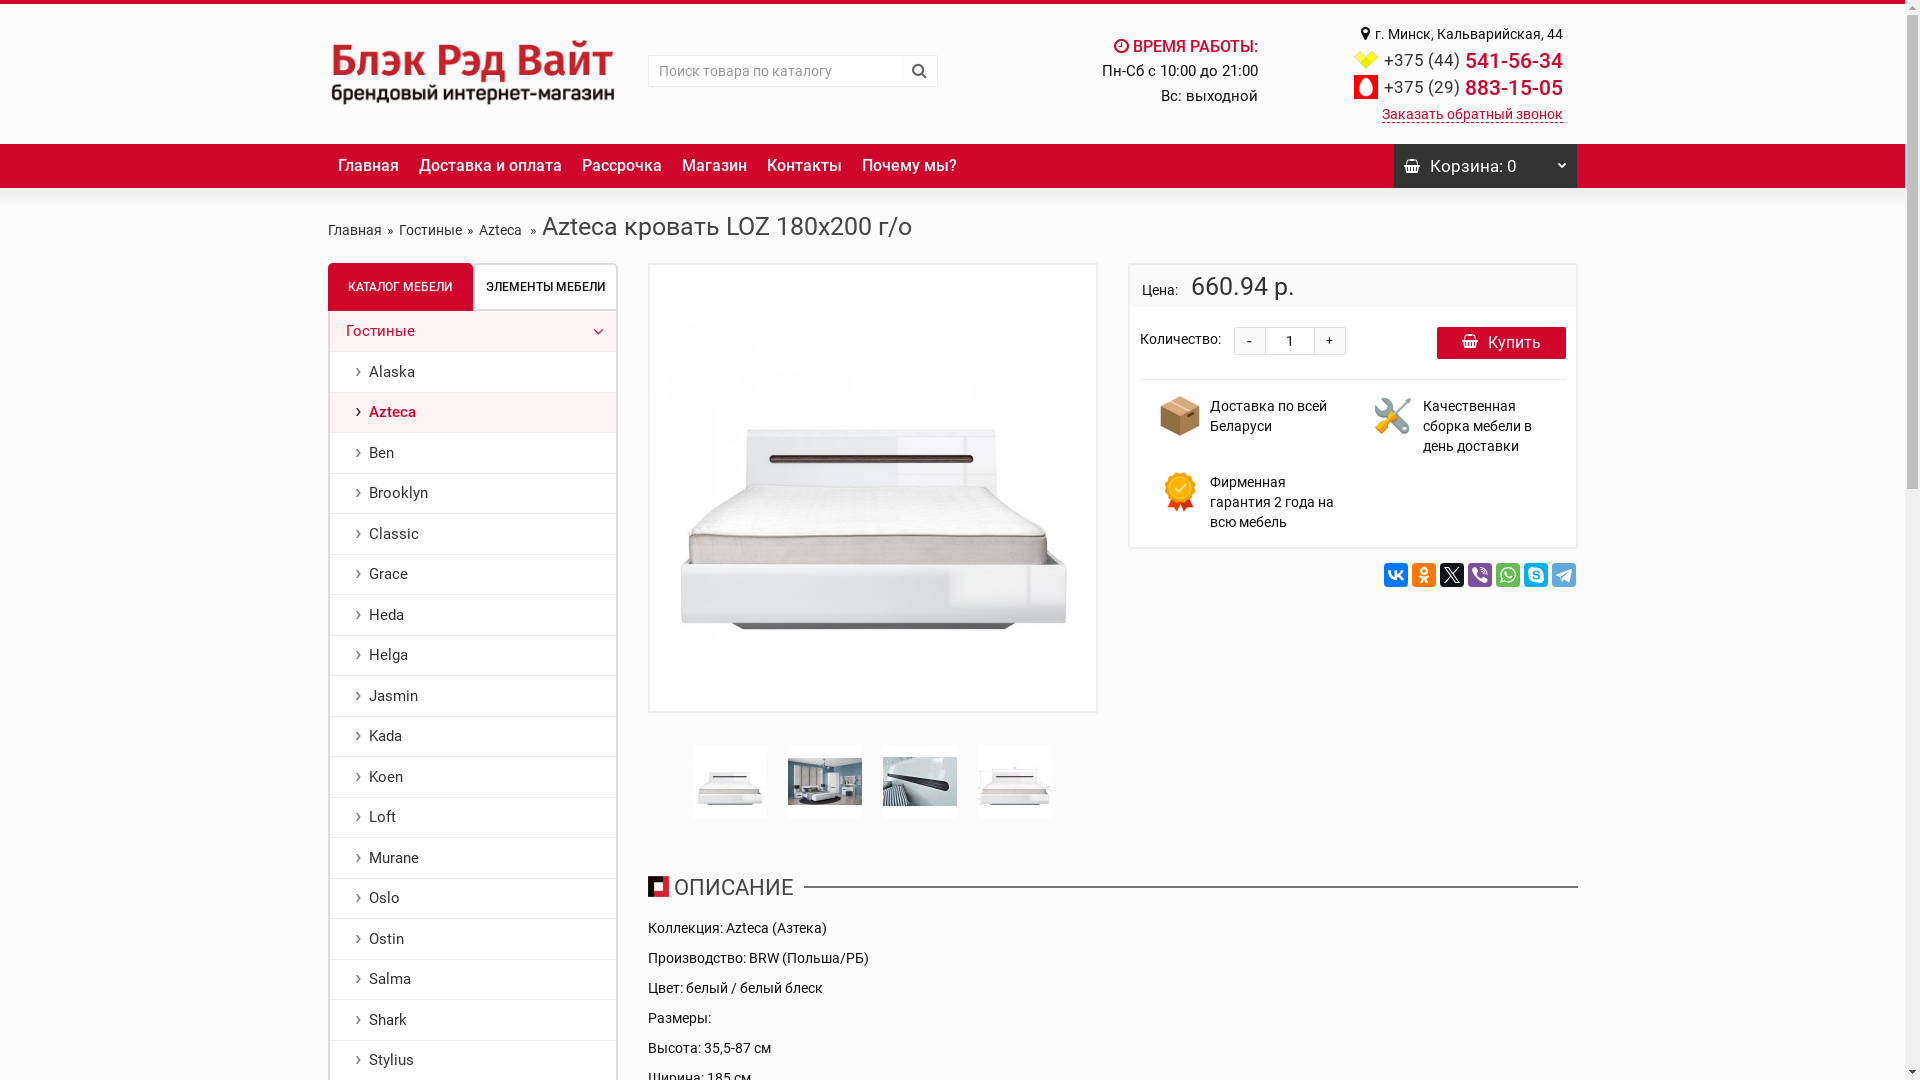  I want to click on 'Shark', so click(472, 1019).